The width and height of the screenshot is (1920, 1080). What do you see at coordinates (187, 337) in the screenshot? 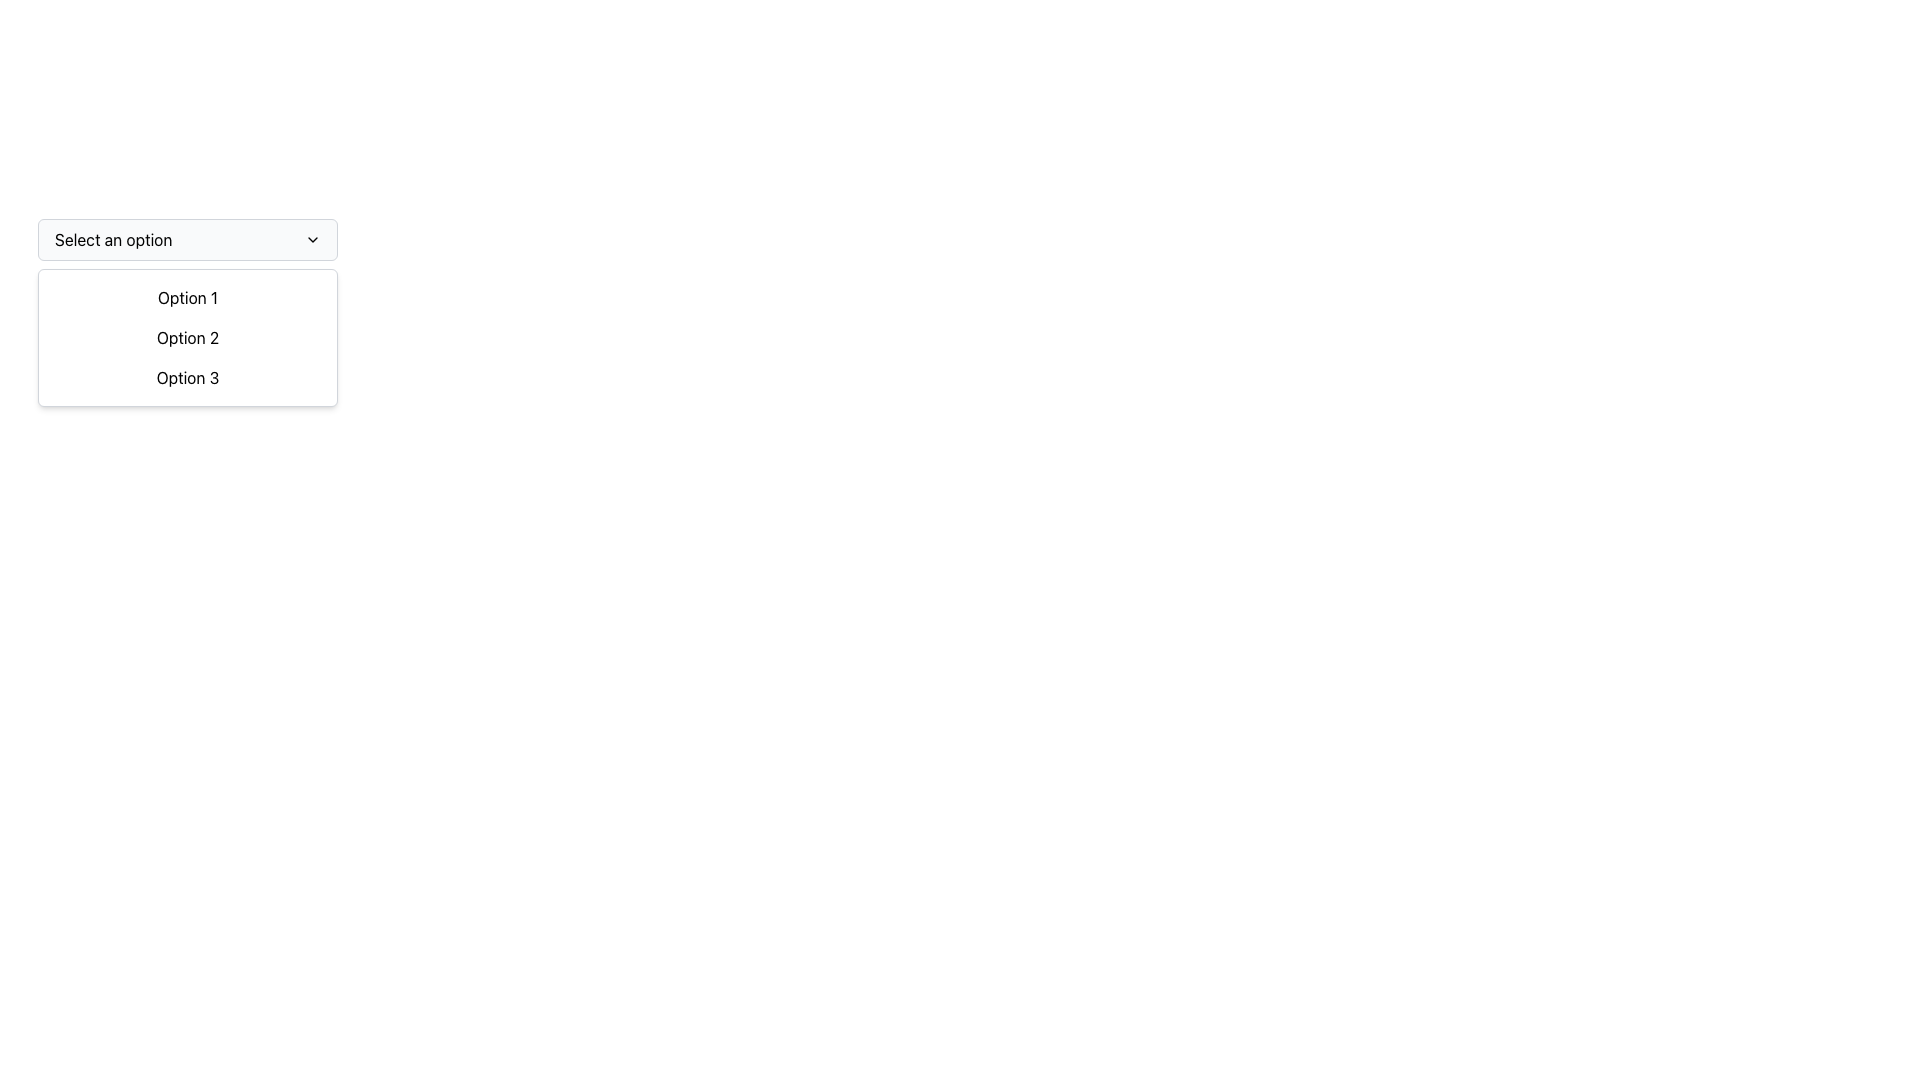
I see `the second option in the dropdown menu to change its background color` at bounding box center [187, 337].